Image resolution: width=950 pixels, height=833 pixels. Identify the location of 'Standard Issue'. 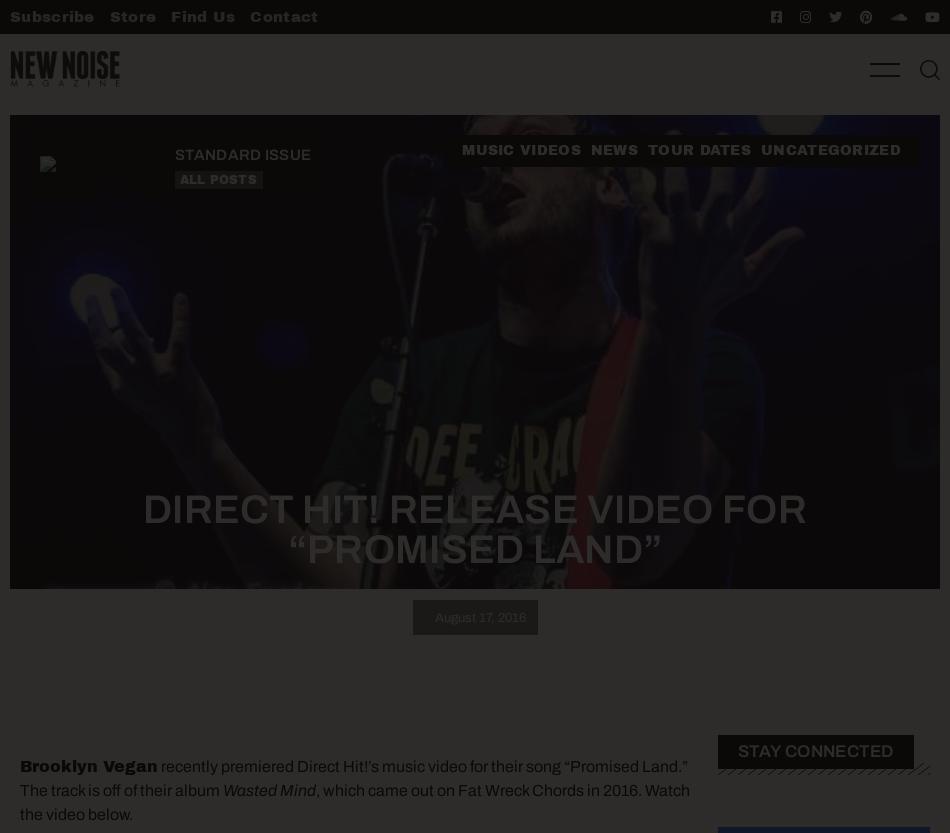
(174, 155).